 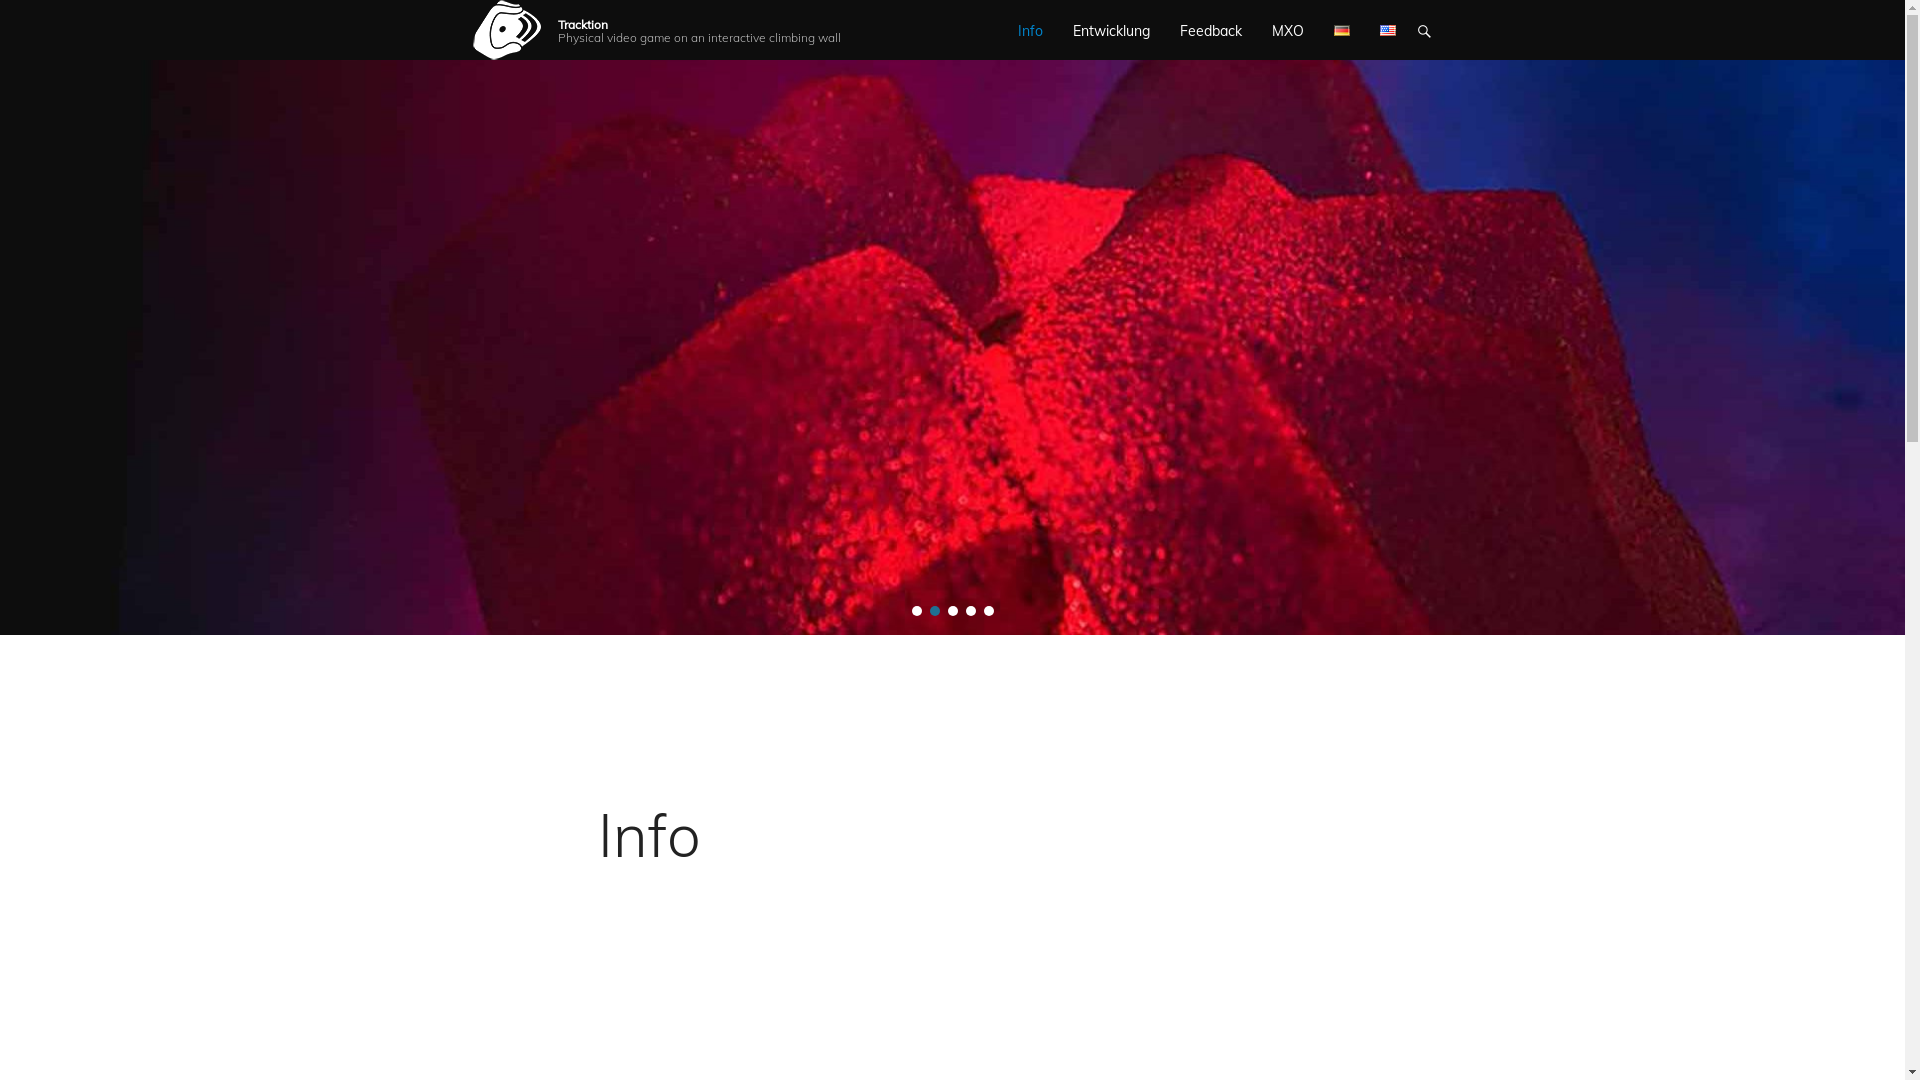 I want to click on 'Tracktion', so click(x=581, y=24).